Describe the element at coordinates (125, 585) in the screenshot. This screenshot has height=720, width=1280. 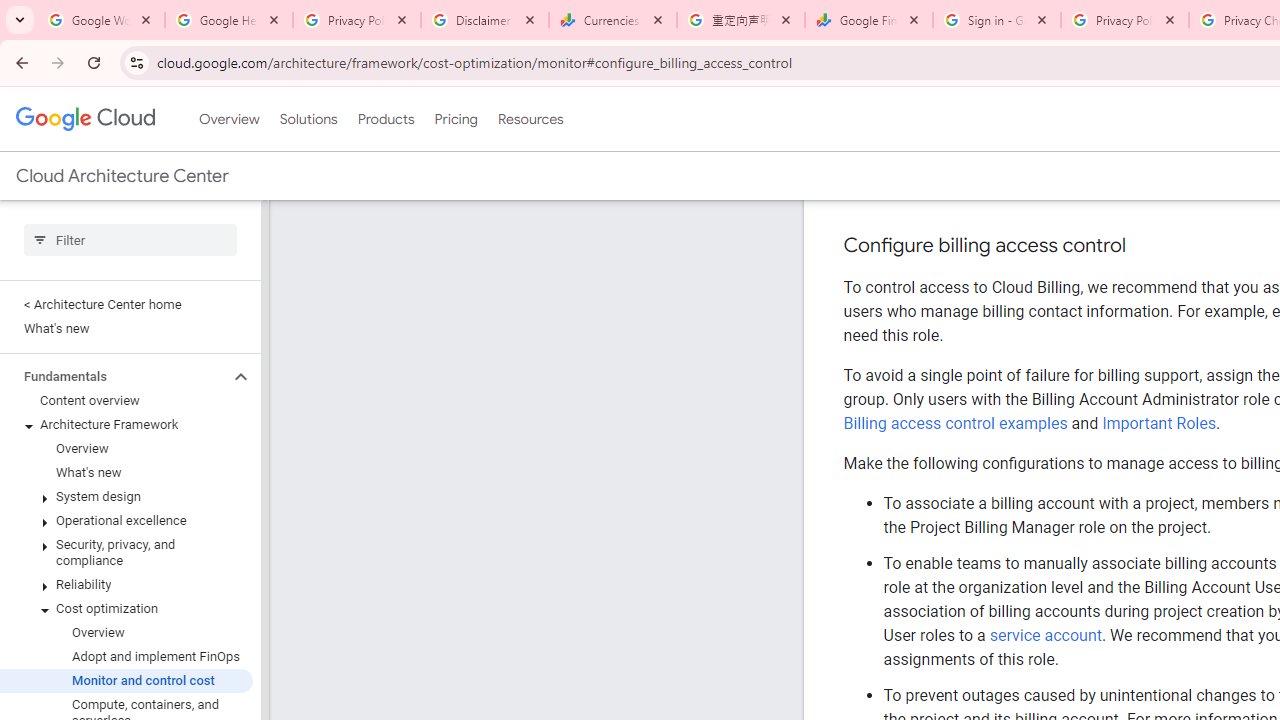
I see `'Reliability'` at that location.